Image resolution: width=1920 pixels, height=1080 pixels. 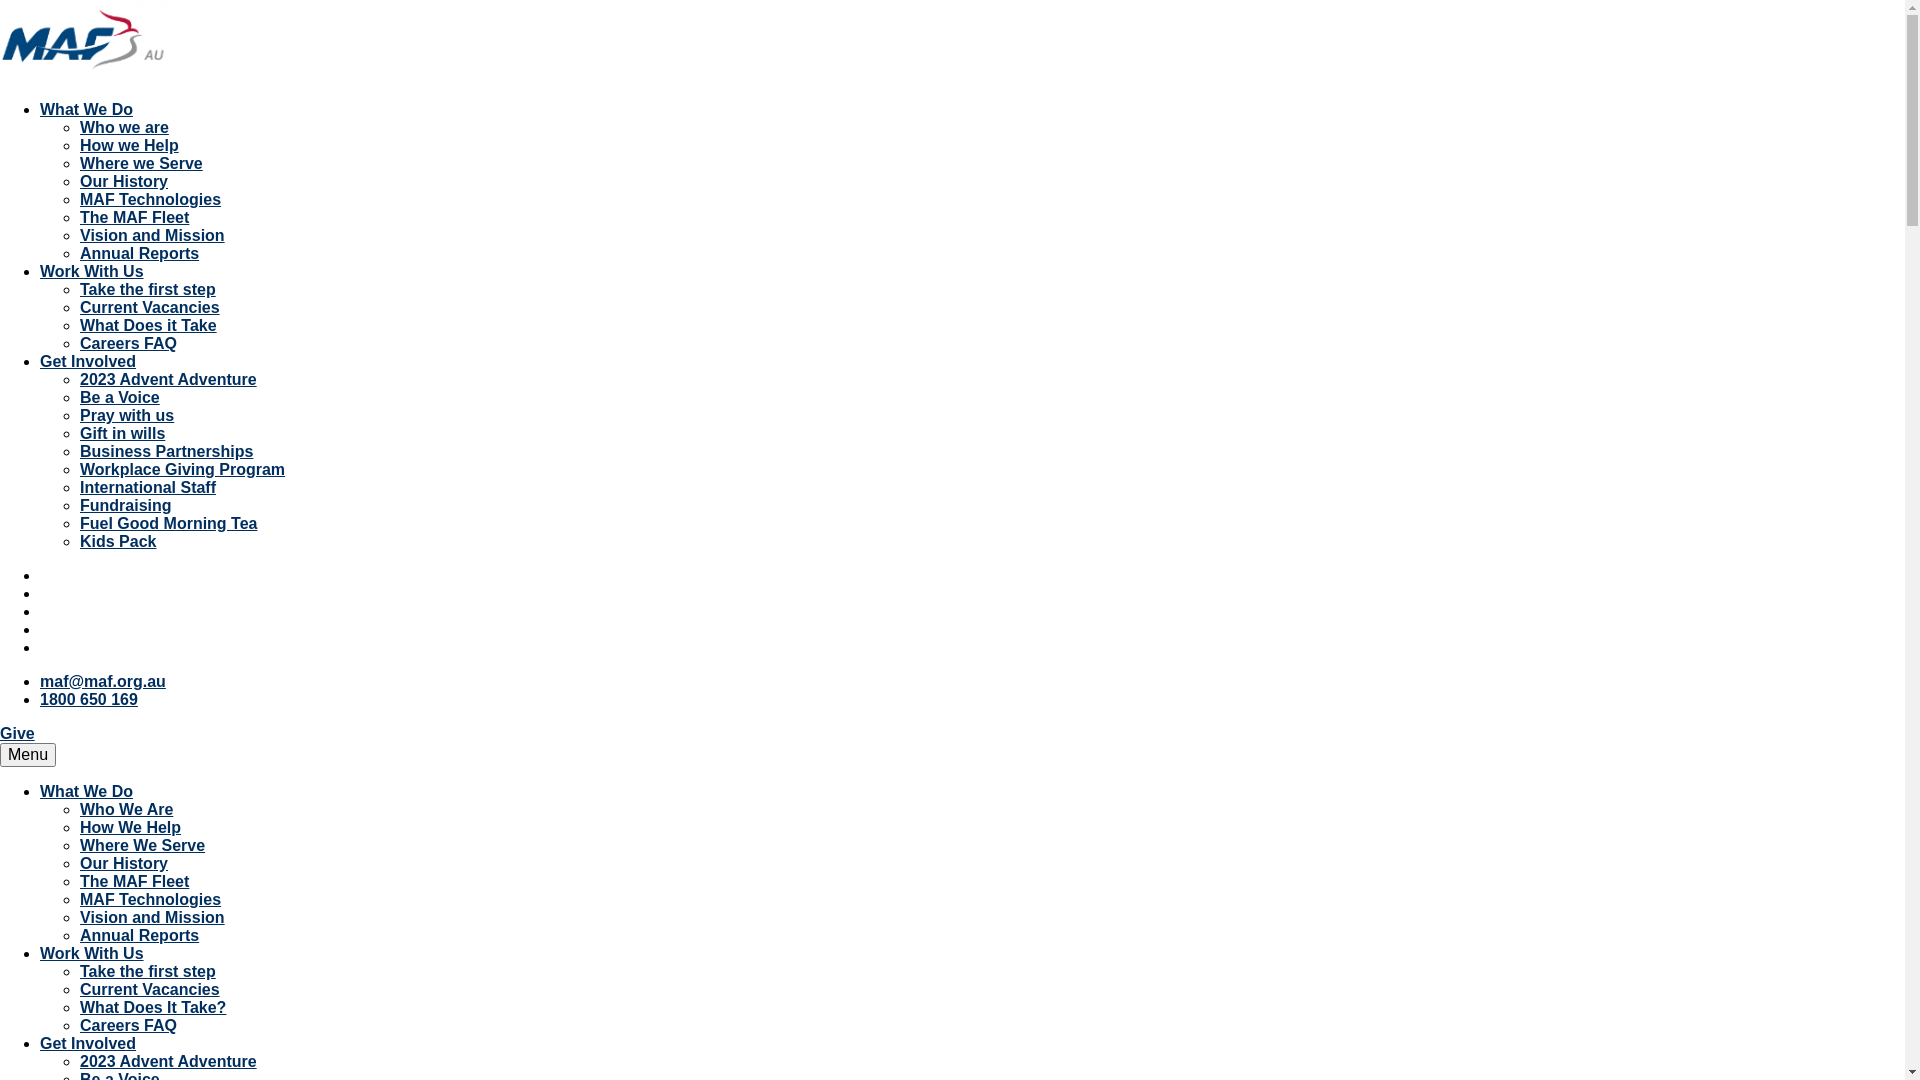 I want to click on 'Menu', so click(x=28, y=755).